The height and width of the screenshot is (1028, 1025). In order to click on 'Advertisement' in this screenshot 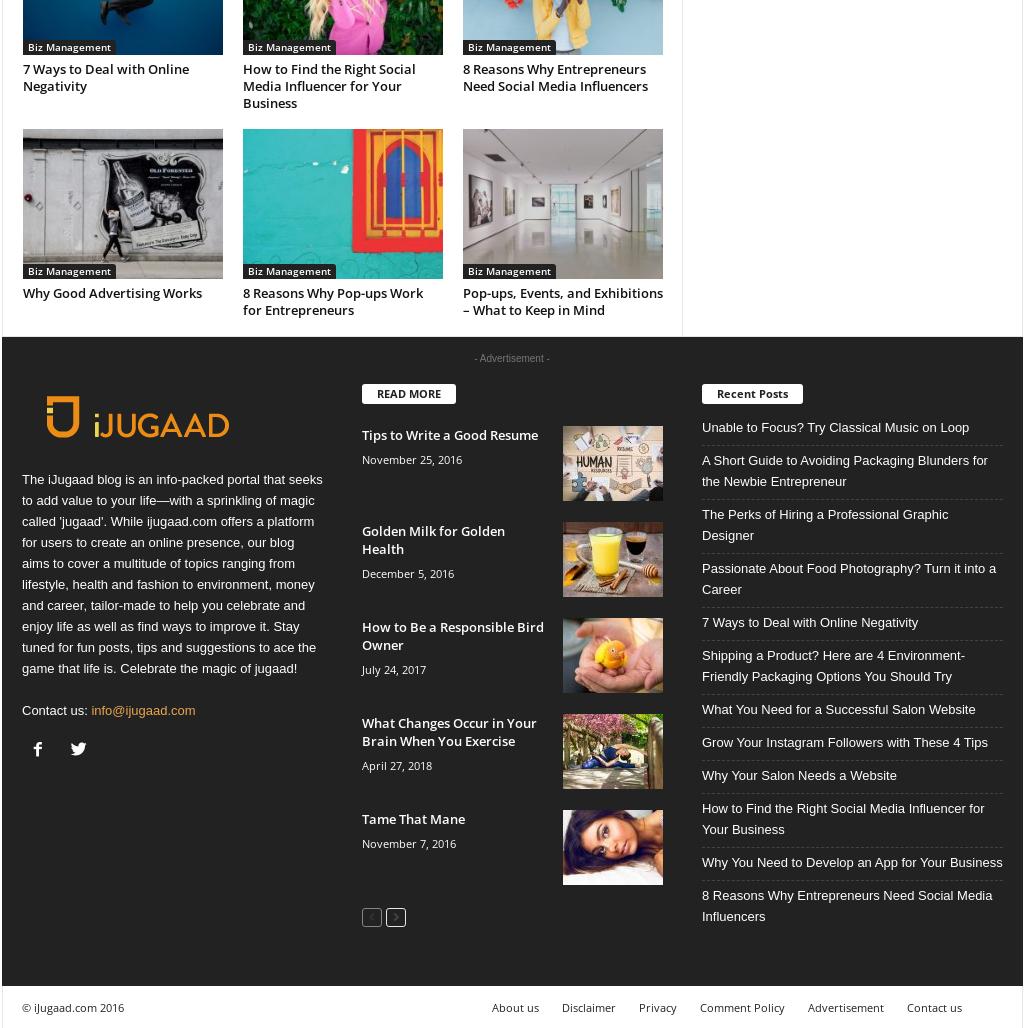, I will do `click(846, 1005)`.